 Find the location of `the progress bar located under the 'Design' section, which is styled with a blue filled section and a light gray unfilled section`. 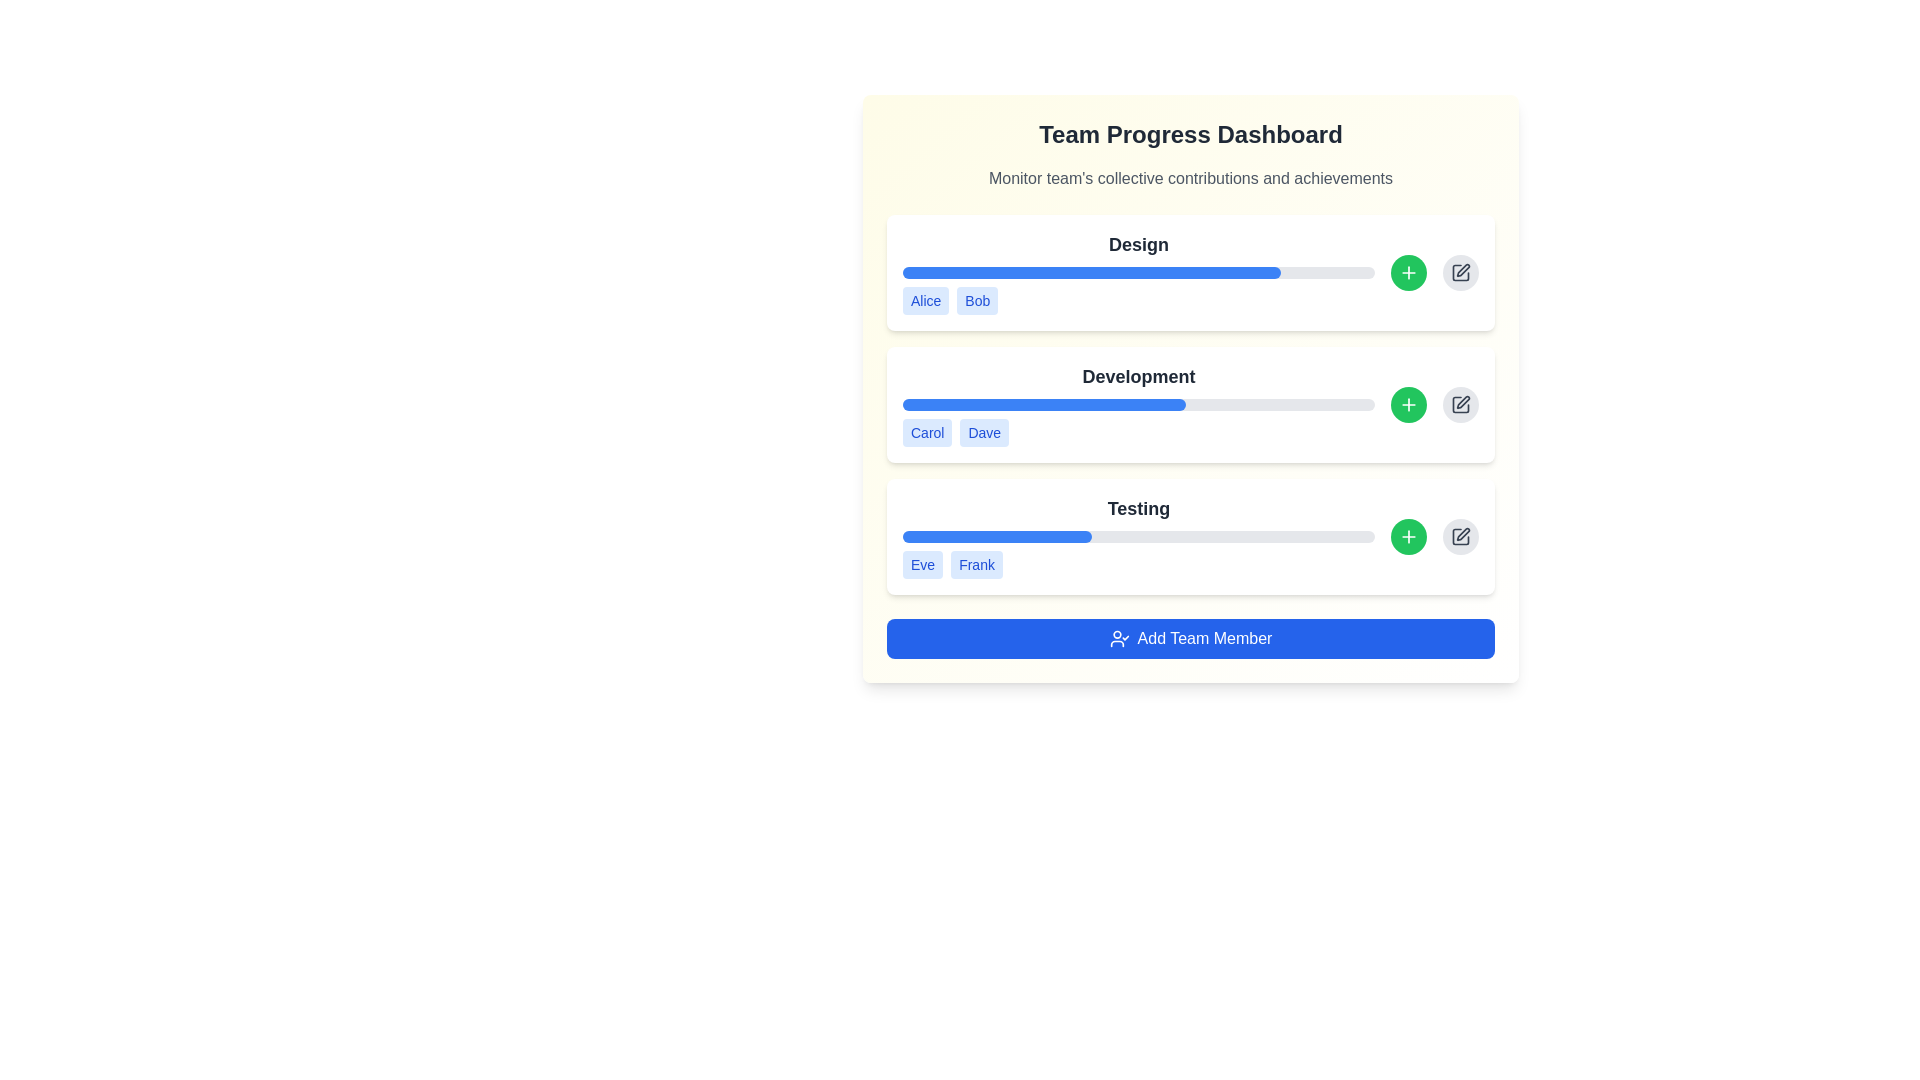

the progress bar located under the 'Design' section, which is styled with a blue filled section and a light gray unfilled section is located at coordinates (1138, 273).